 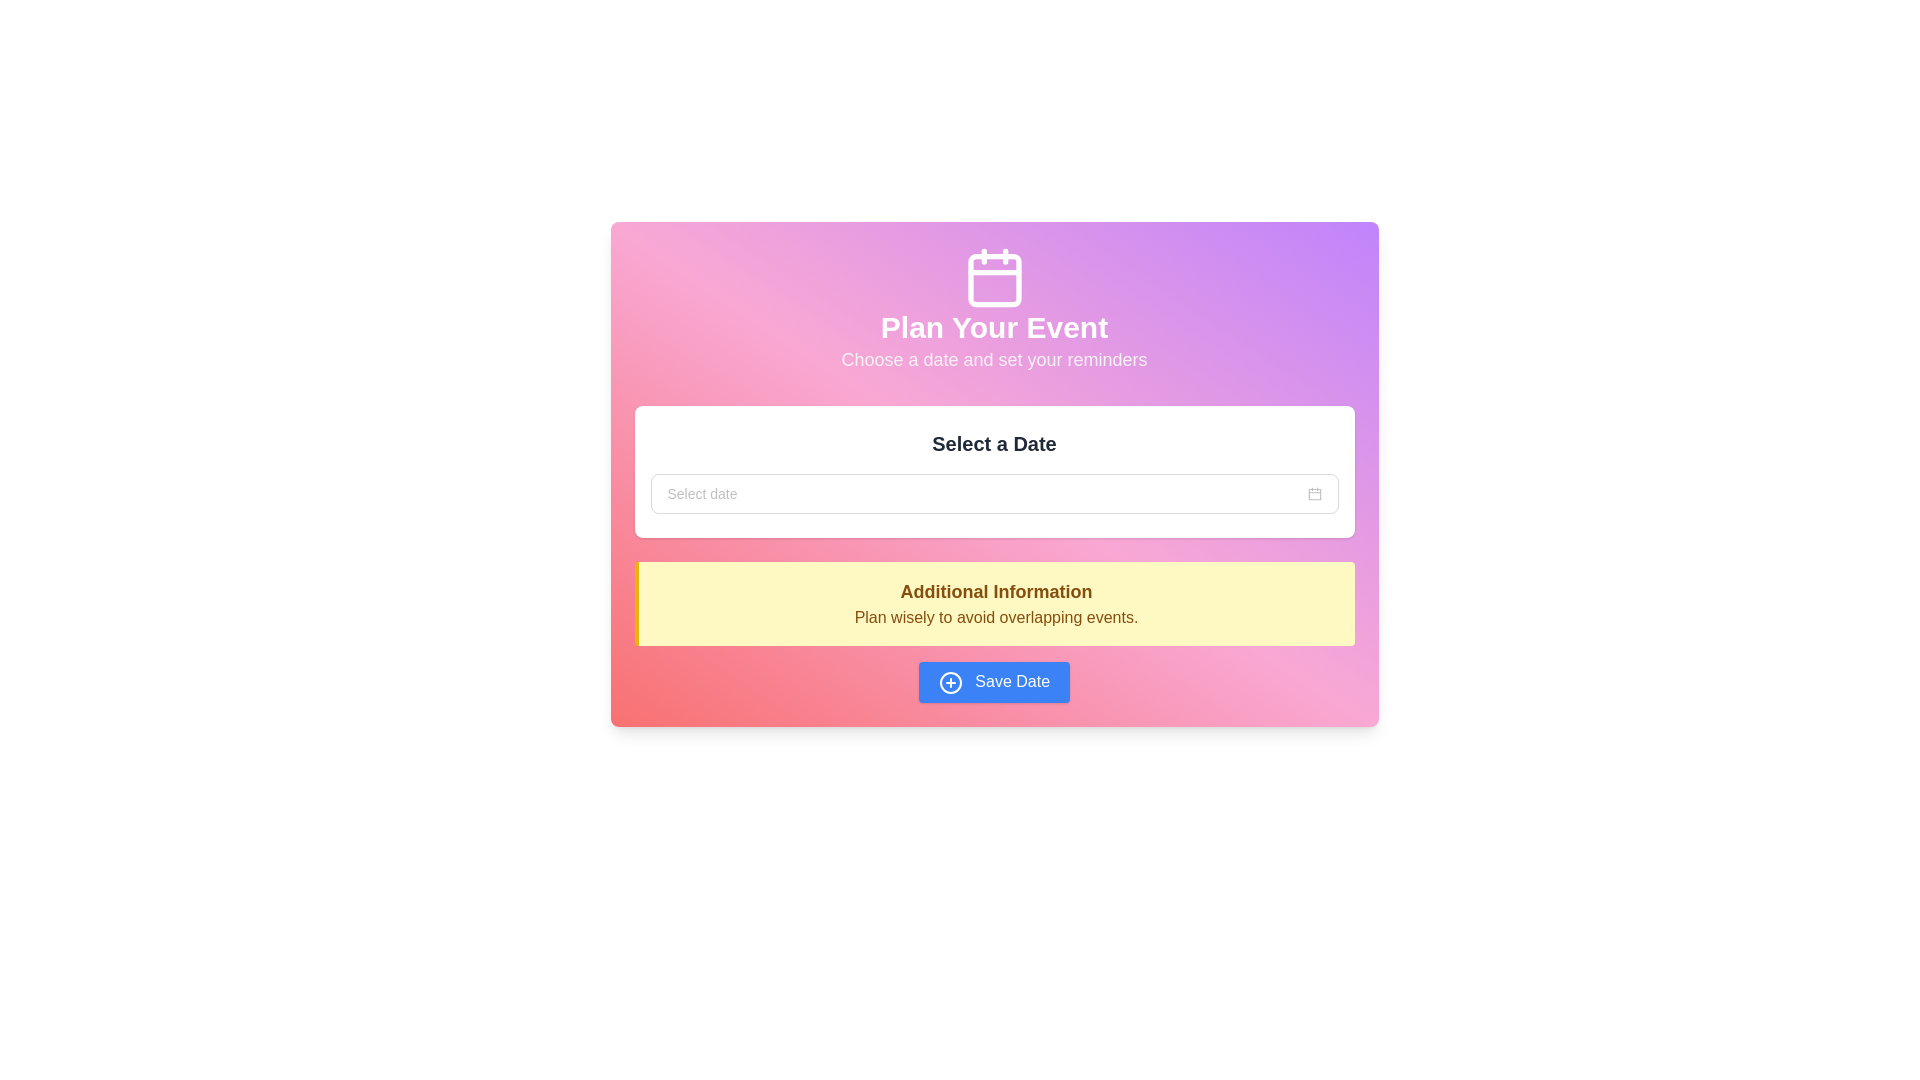 What do you see at coordinates (994, 277) in the screenshot?
I see `the calendar icon, which has a rounded outline with a purple background and white stroke, located above the 'Plan Your Event' title` at bounding box center [994, 277].